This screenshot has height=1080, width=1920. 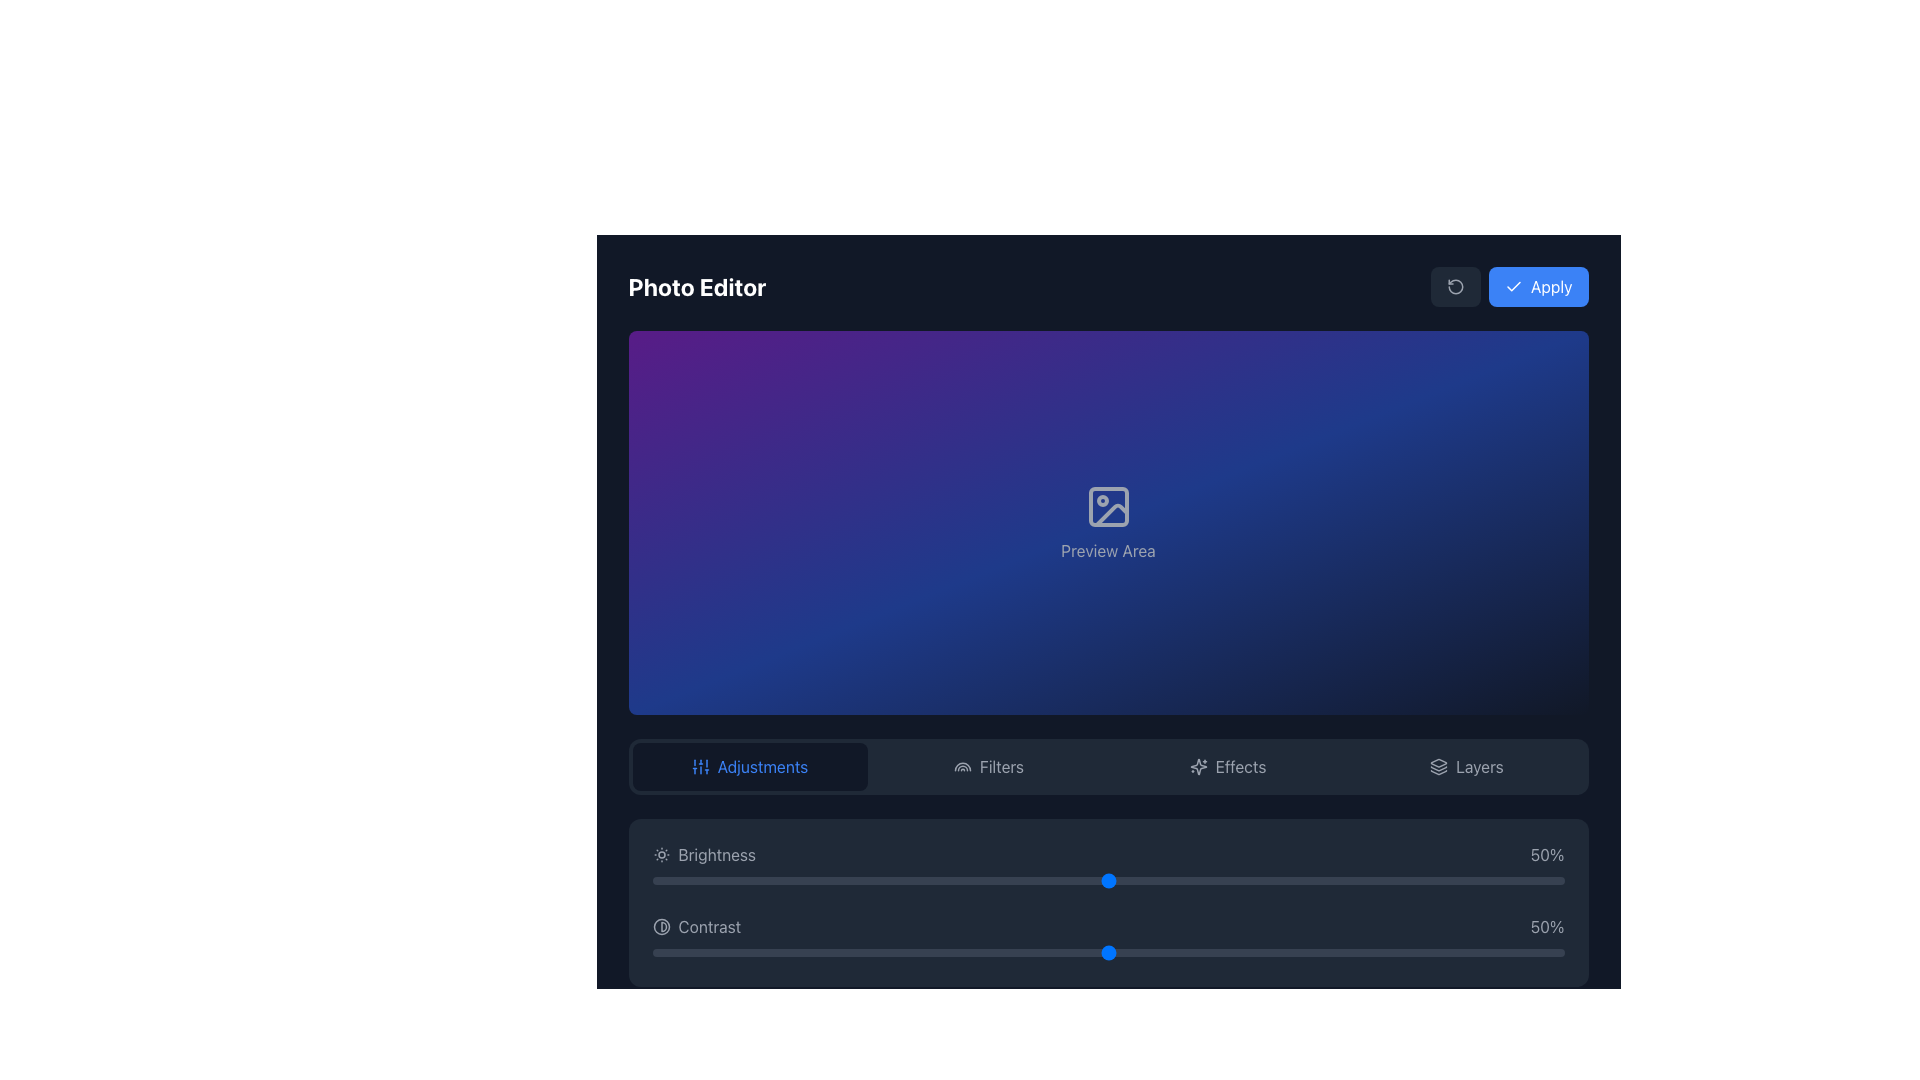 I want to click on the decorative contrast adjustment icon located to the left of the 'Contrast' label in the photo editor's adjustments section, so click(x=661, y=926).